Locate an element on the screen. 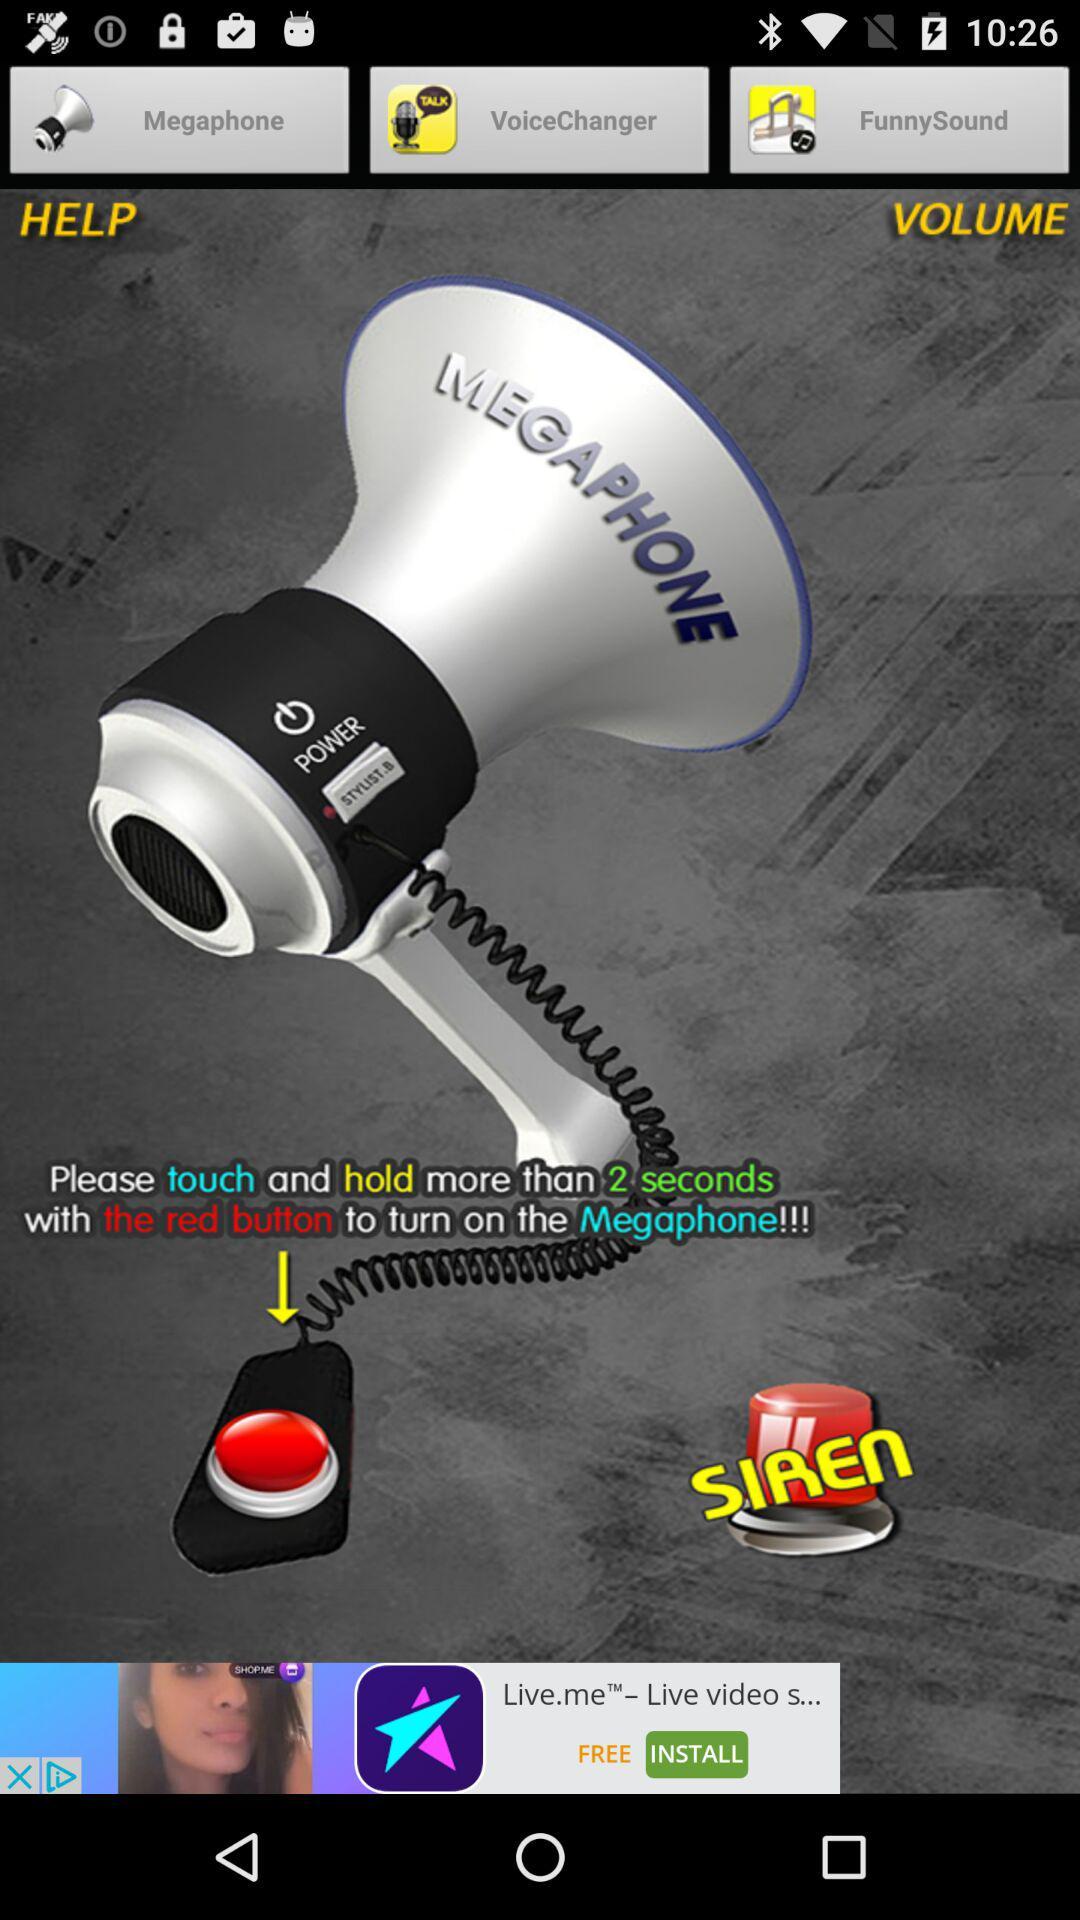  help button is located at coordinates (147, 229).